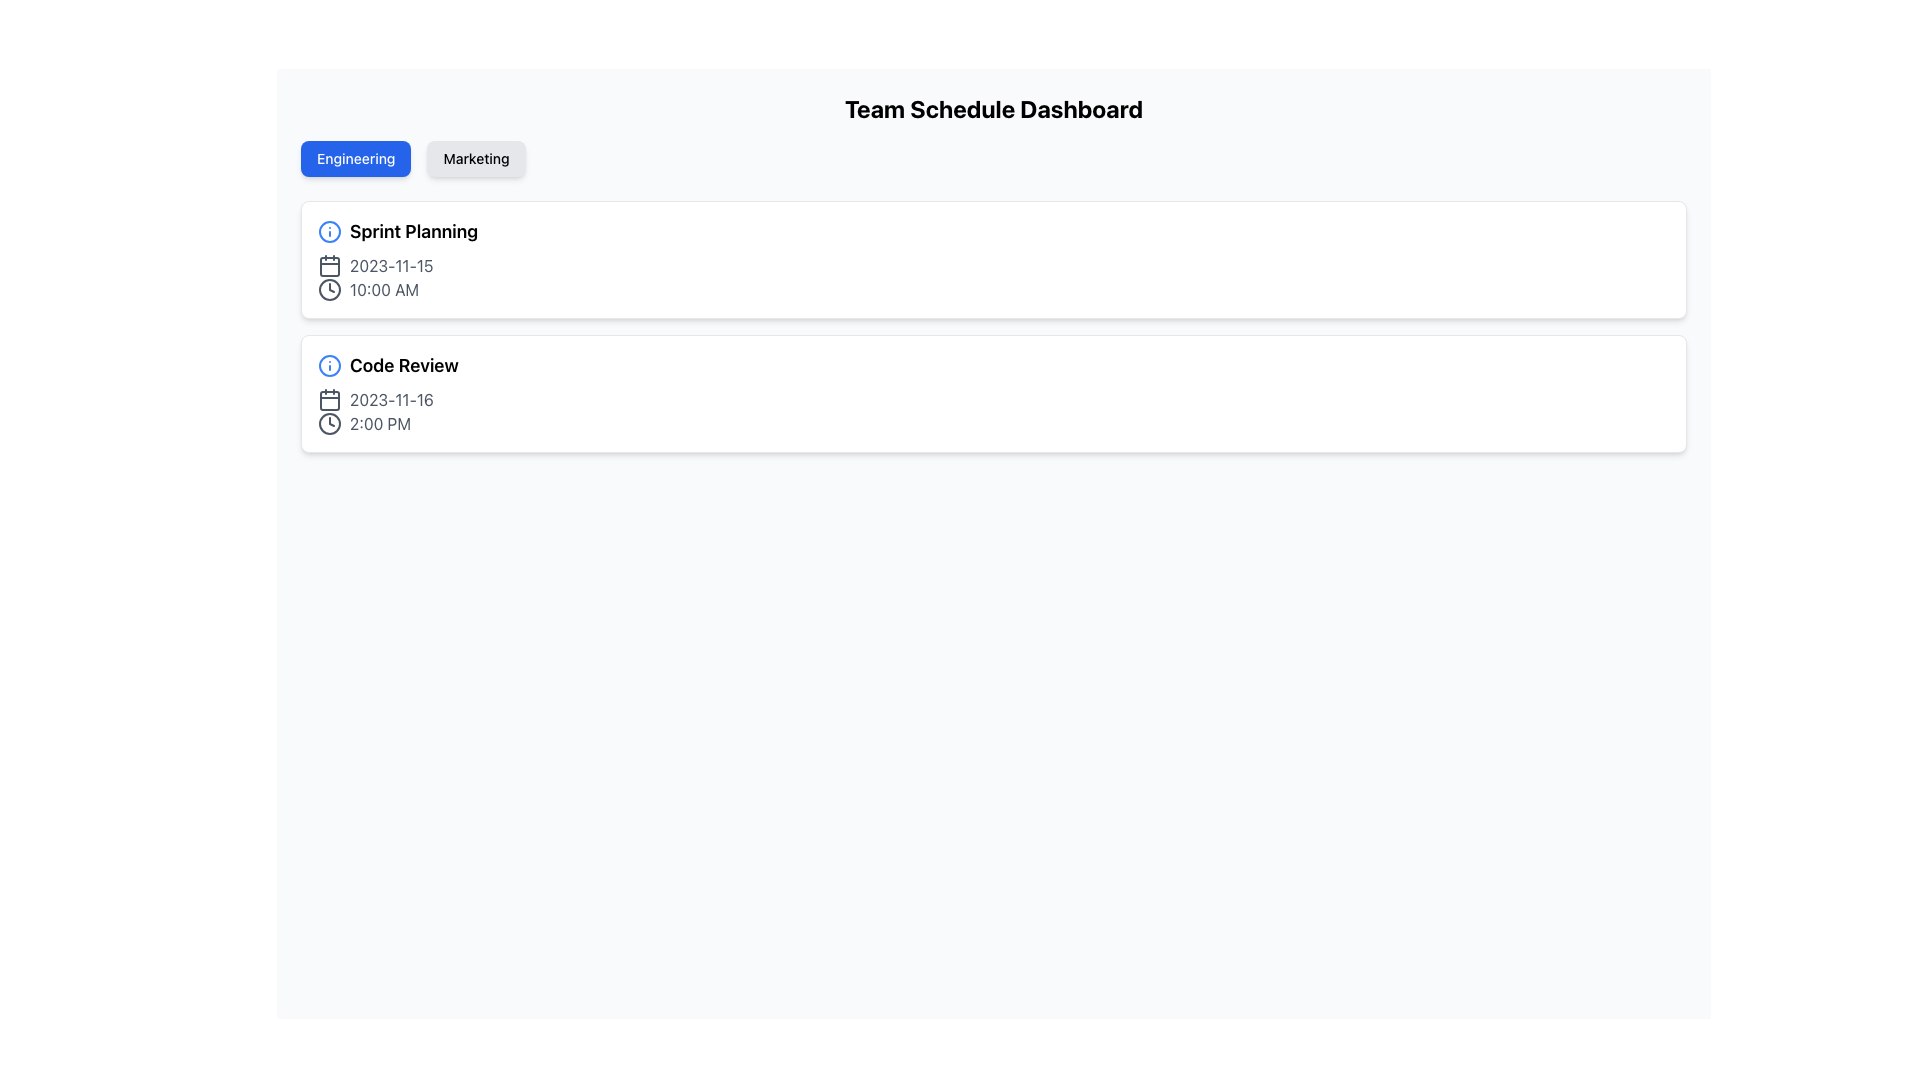  What do you see at coordinates (330, 289) in the screenshot?
I see `the clock icon representing the time for the 'Sprint Planning' event, located to the left of the text '10:00 AM'` at bounding box center [330, 289].